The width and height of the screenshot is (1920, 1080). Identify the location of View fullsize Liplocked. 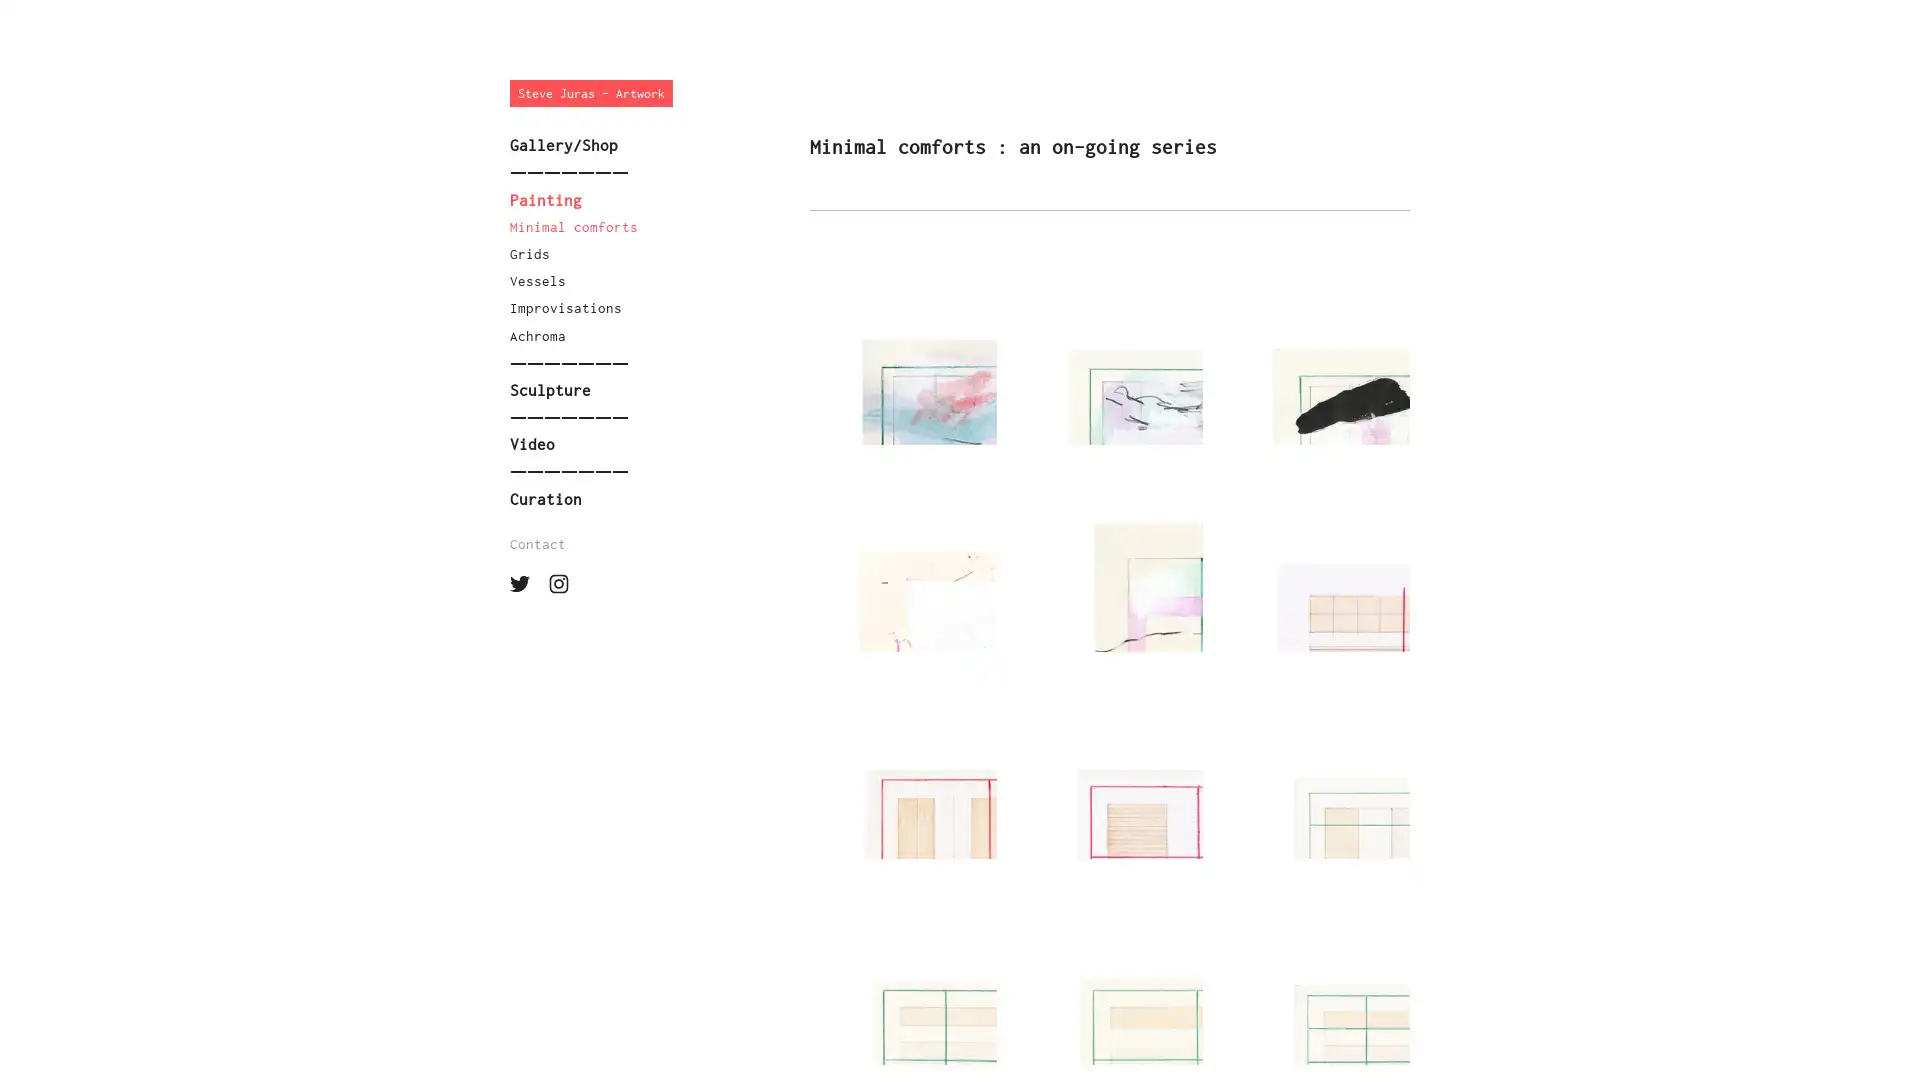
(901, 764).